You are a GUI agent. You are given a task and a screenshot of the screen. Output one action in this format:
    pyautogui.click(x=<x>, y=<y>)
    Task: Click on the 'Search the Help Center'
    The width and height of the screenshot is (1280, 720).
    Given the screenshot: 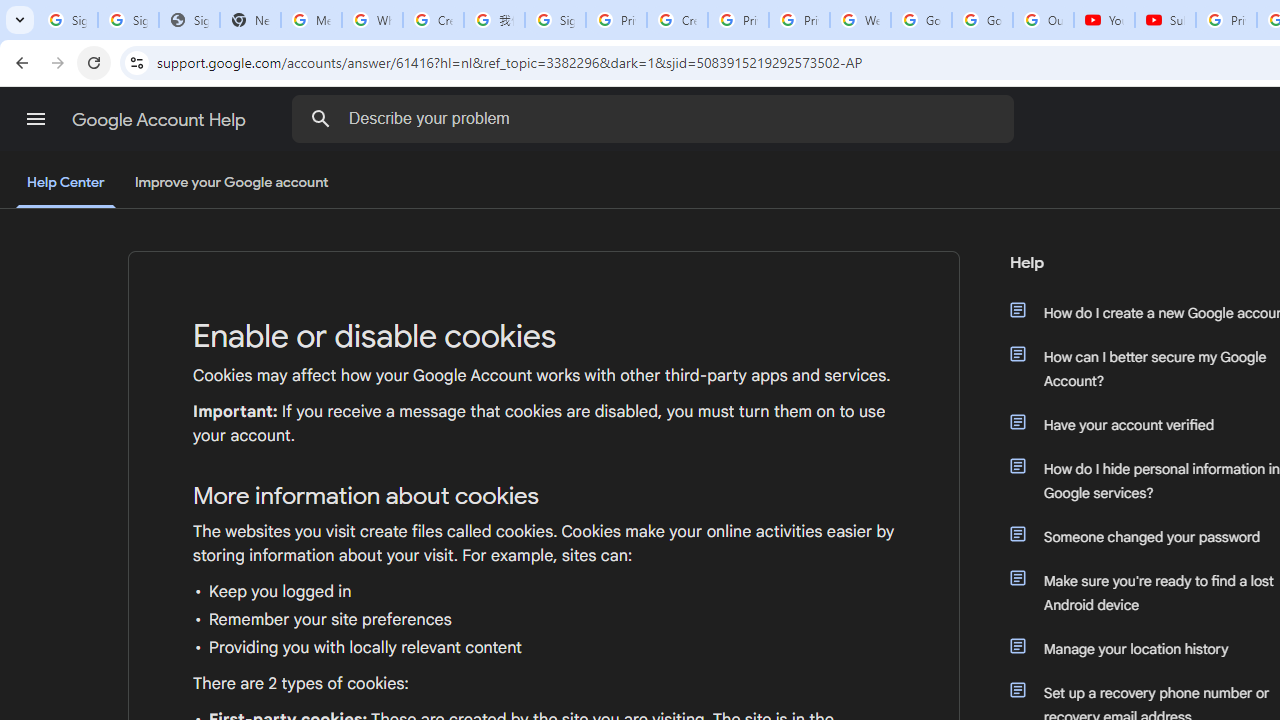 What is the action you would take?
    pyautogui.click(x=320, y=118)
    